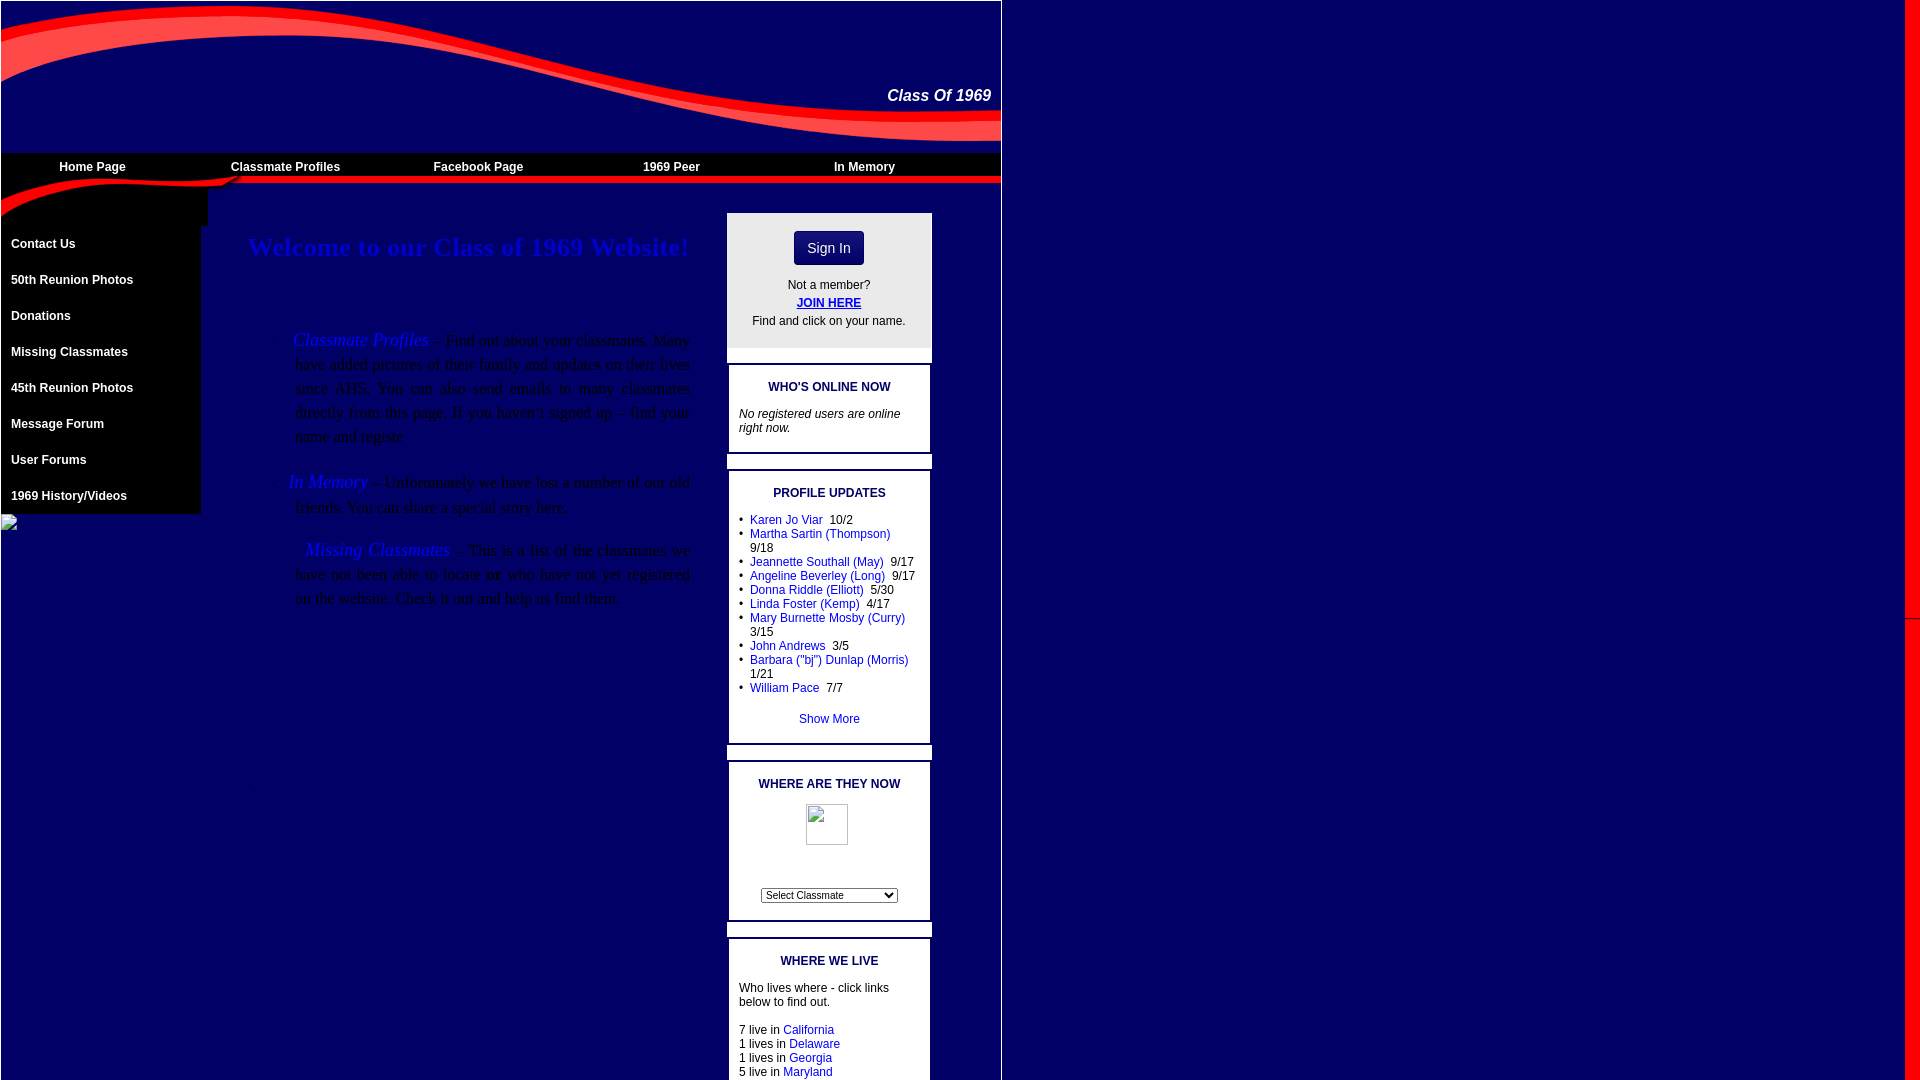 Image resolution: width=1920 pixels, height=1080 pixels. What do you see at coordinates (829, 303) in the screenshot?
I see `'JOIN HERE'` at bounding box center [829, 303].